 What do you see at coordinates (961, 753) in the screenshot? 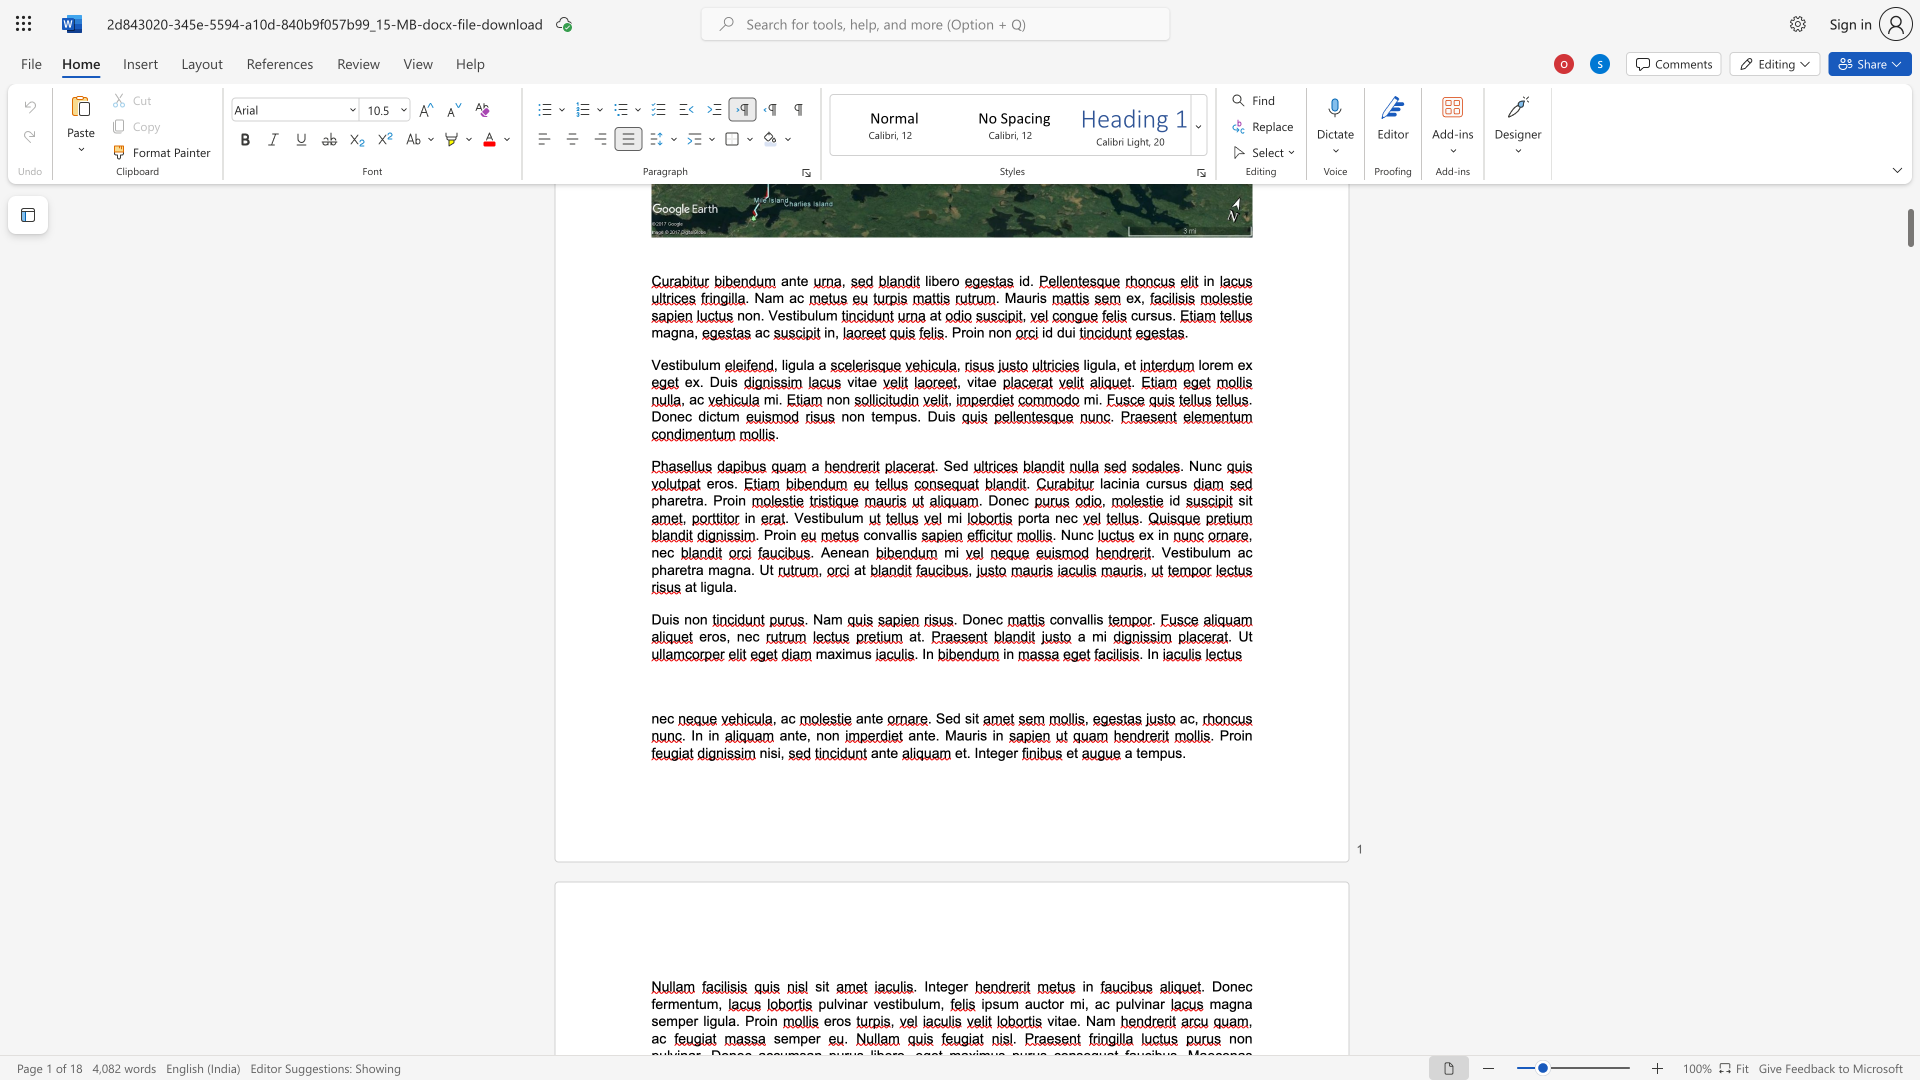
I see `the space between the continuous character "e" and "t" in the text` at bounding box center [961, 753].